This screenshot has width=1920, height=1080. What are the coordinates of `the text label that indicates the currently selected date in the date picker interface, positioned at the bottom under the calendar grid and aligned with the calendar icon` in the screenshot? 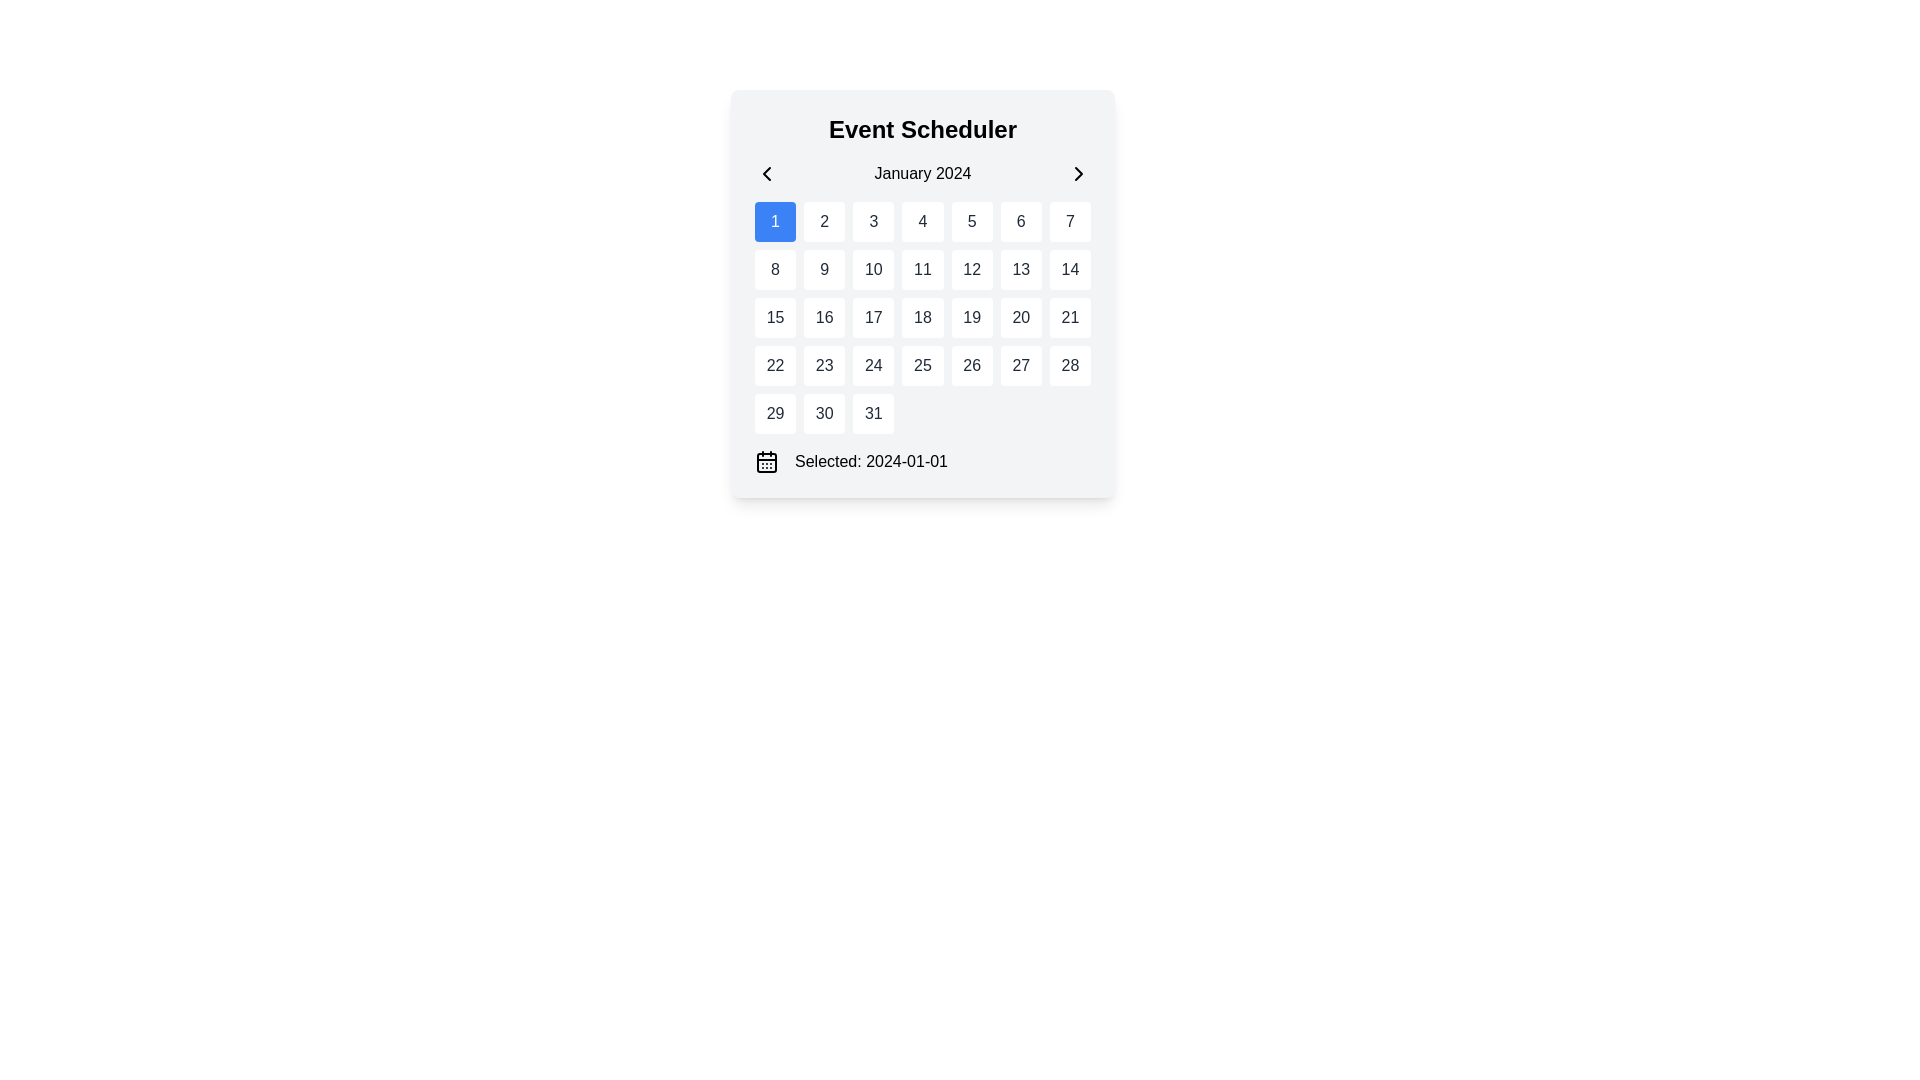 It's located at (871, 462).